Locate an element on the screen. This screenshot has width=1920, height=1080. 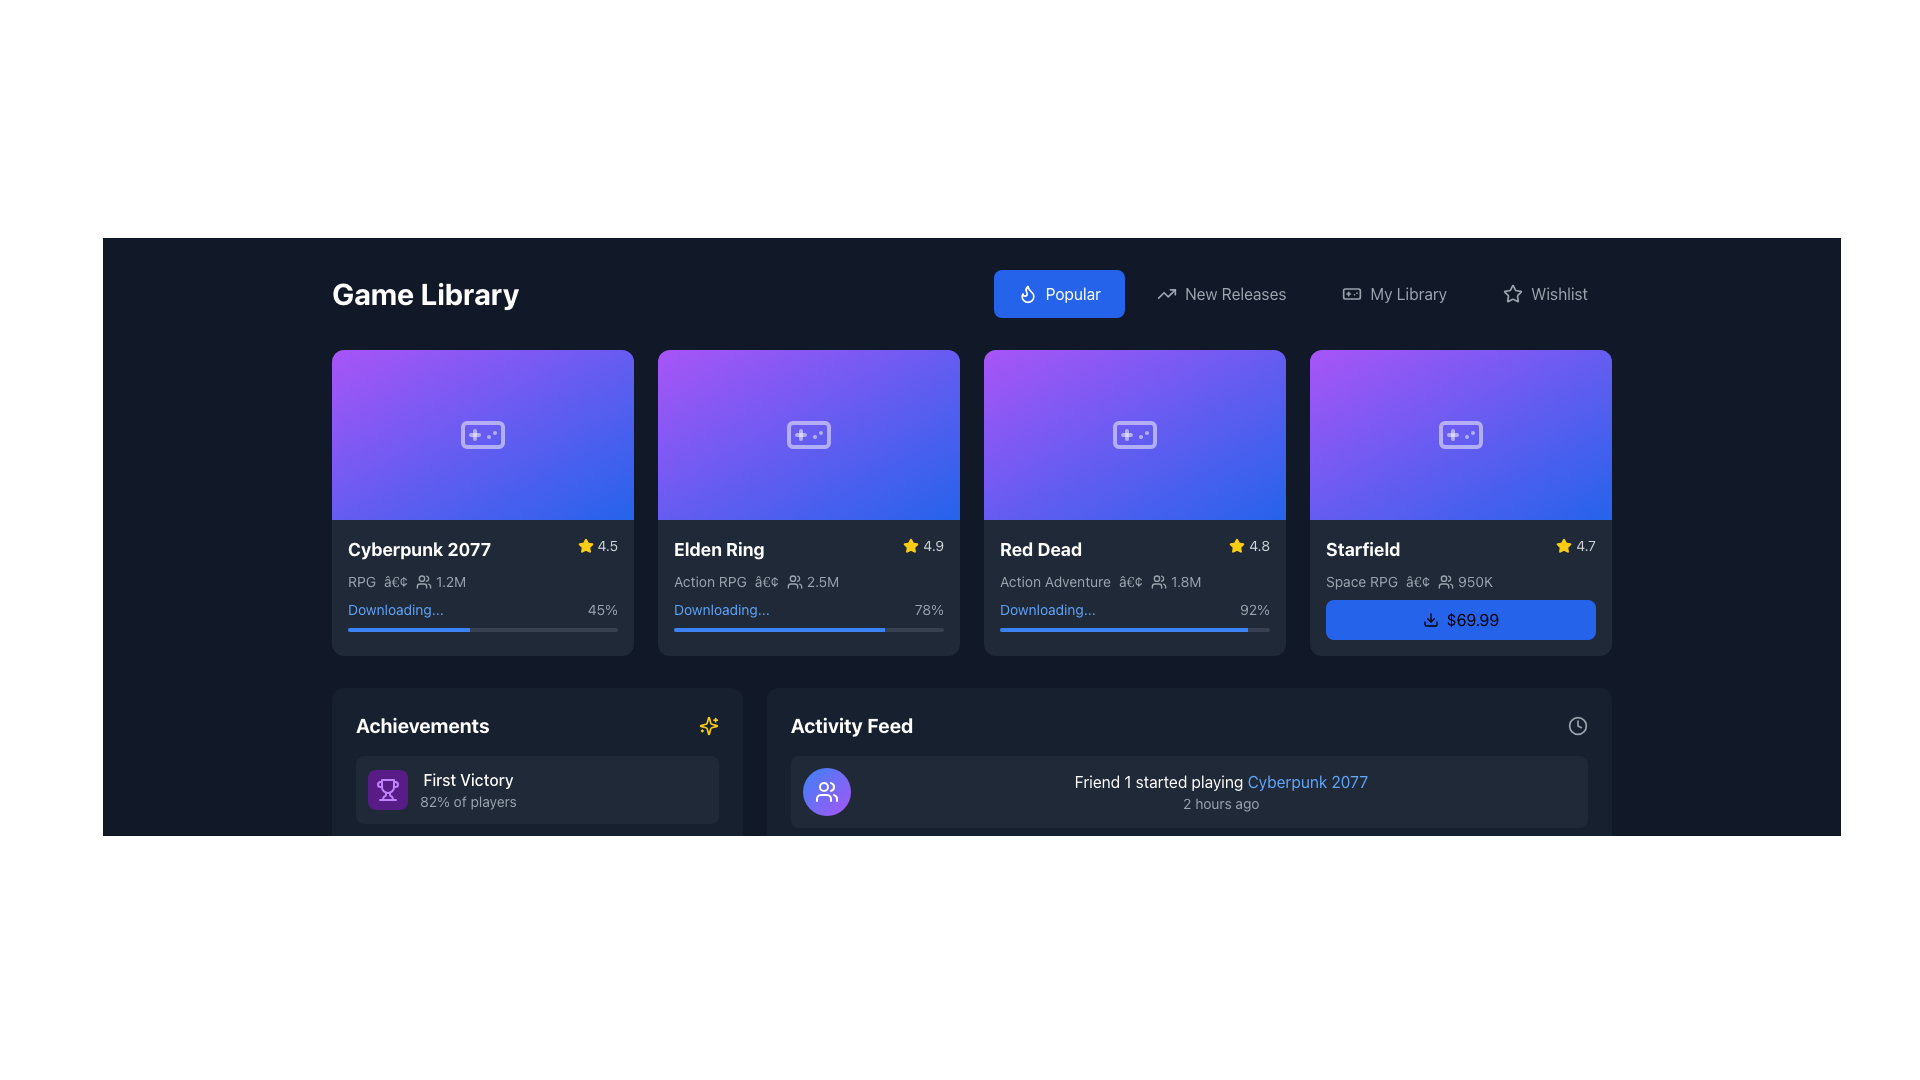
the text block displaying '1.2M' with a user icon, located in the first card titled 'Cyberpunk 2077' in the Game Library section is located at coordinates (440, 581).